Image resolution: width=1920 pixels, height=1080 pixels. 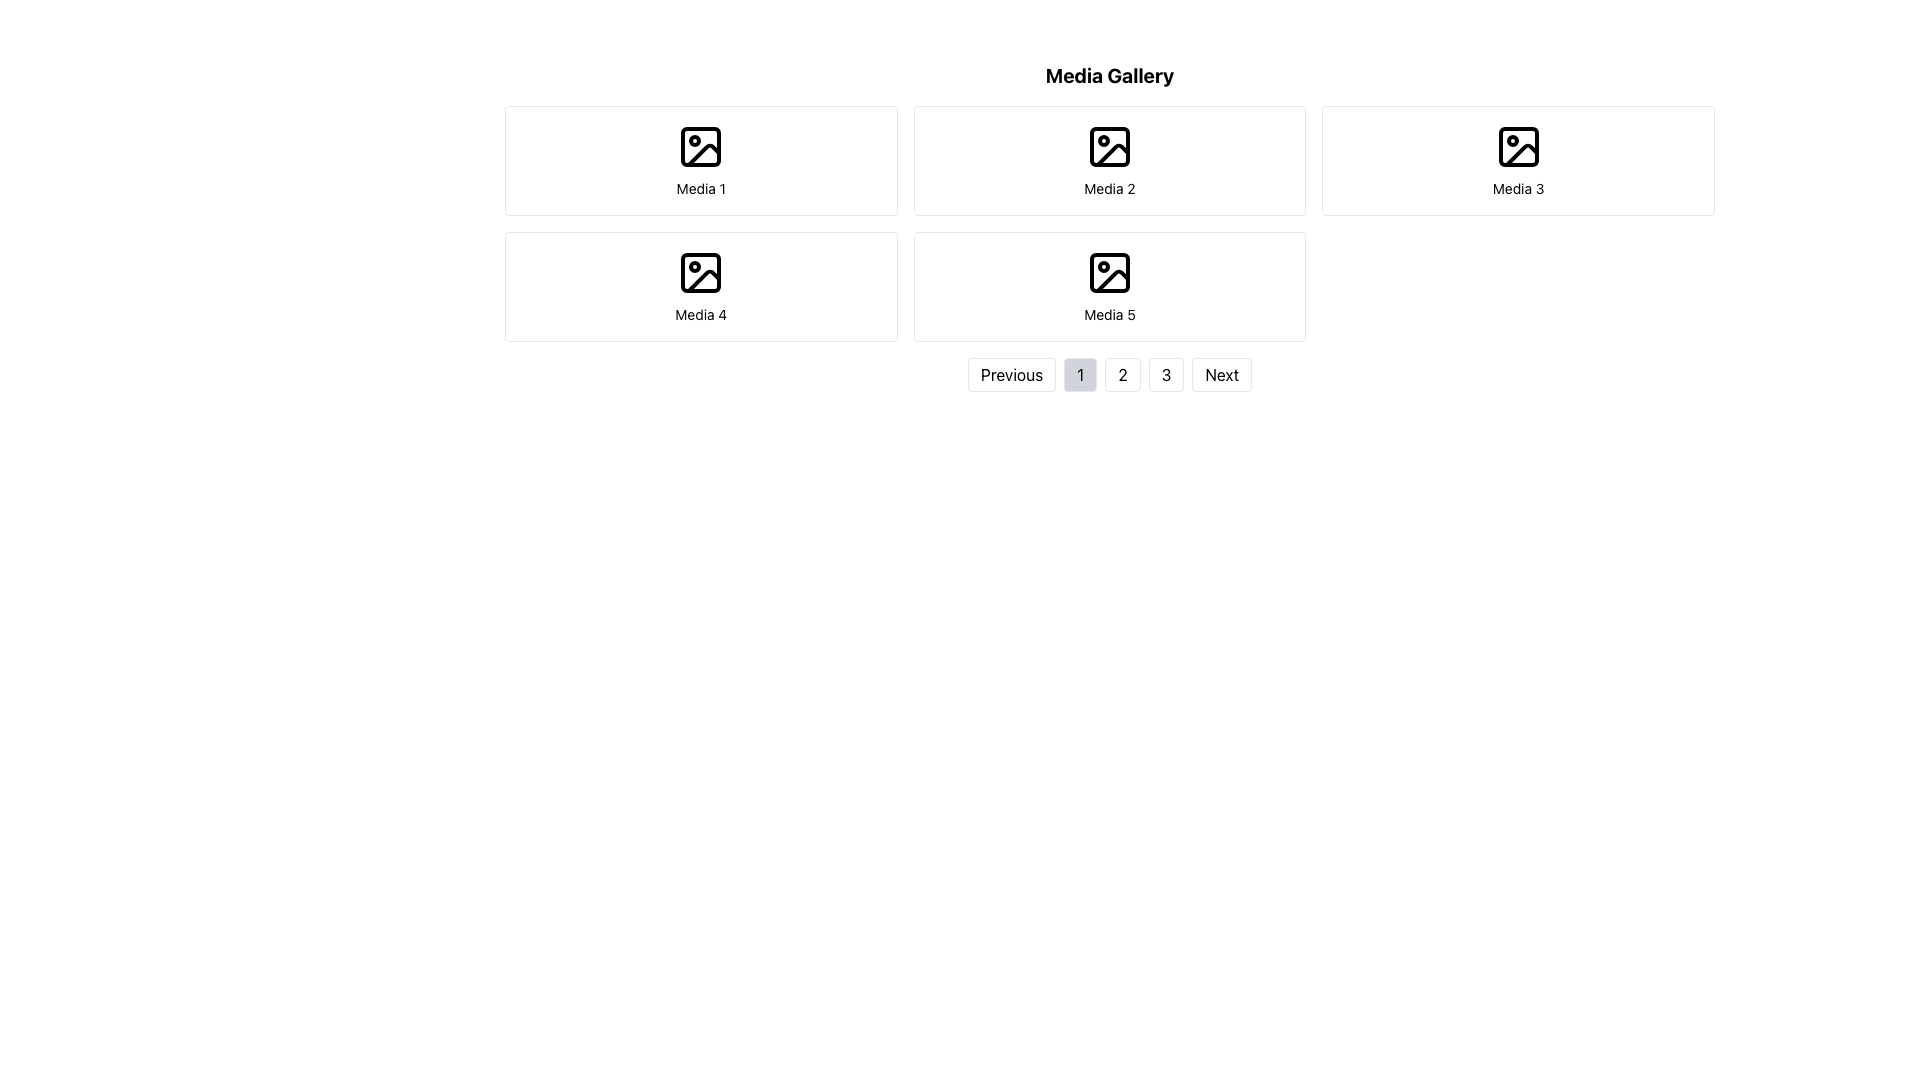 I want to click on the background layer rectangle of the 'Media 2' section in the gallery interface, which is part of an icon resembling a stylized image frame, so click(x=1108, y=145).